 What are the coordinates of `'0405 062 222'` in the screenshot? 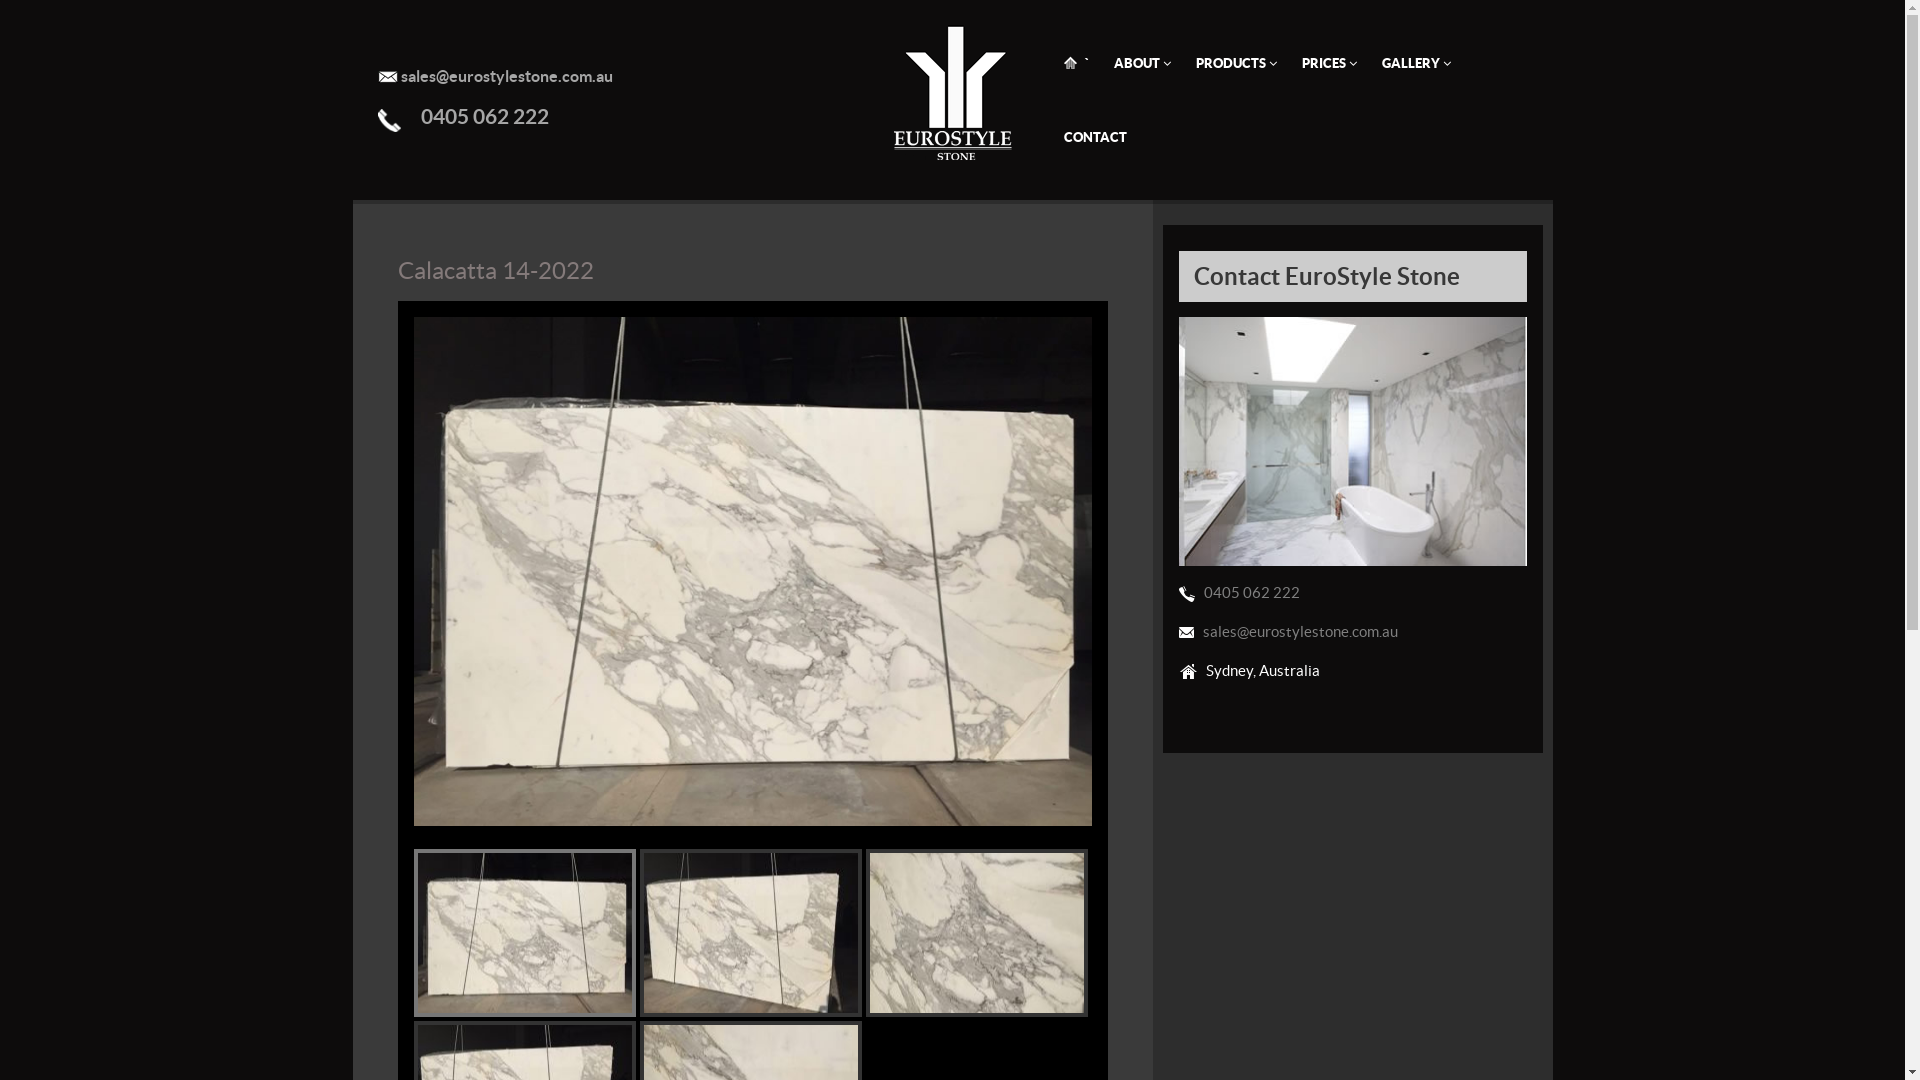 It's located at (484, 115).